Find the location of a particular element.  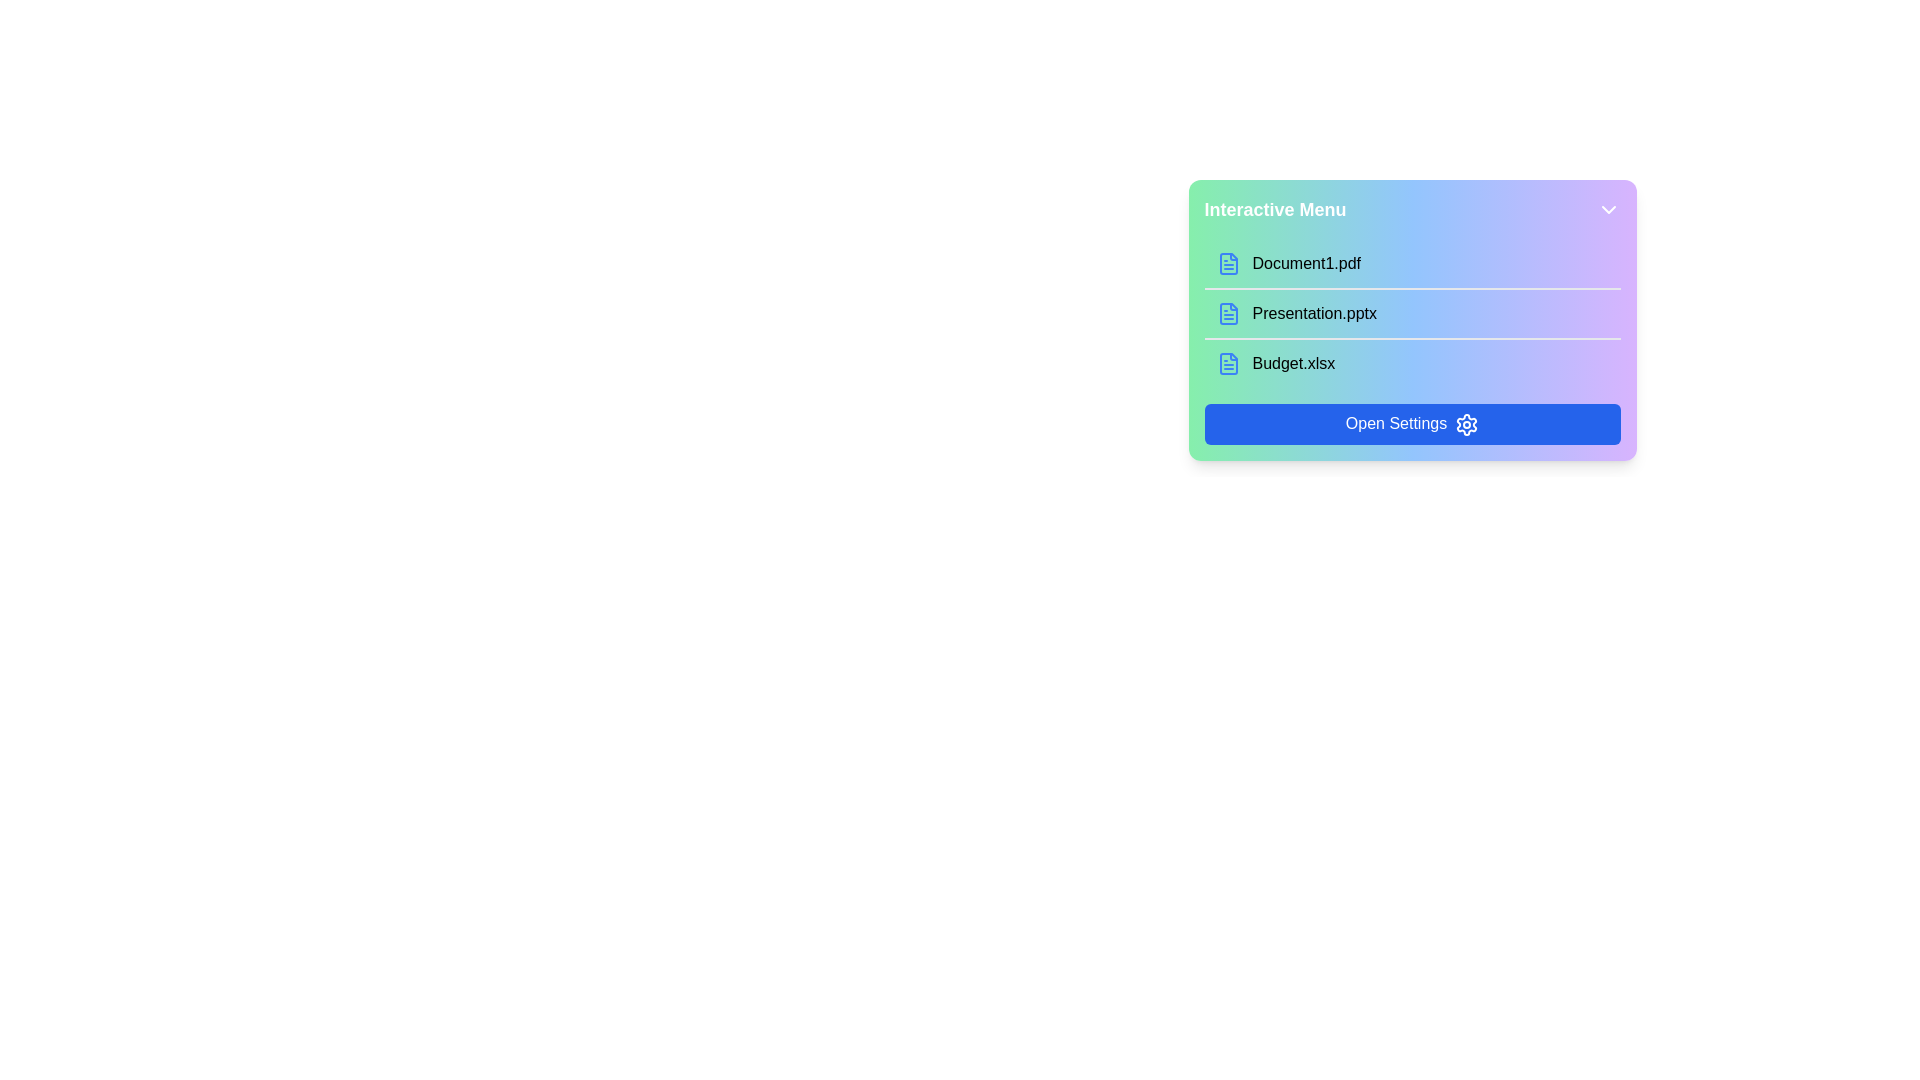

the document icon with a blue outline, which is the first icon in the menu positioned to the left of the text 'Document1.pdf' is located at coordinates (1227, 262).